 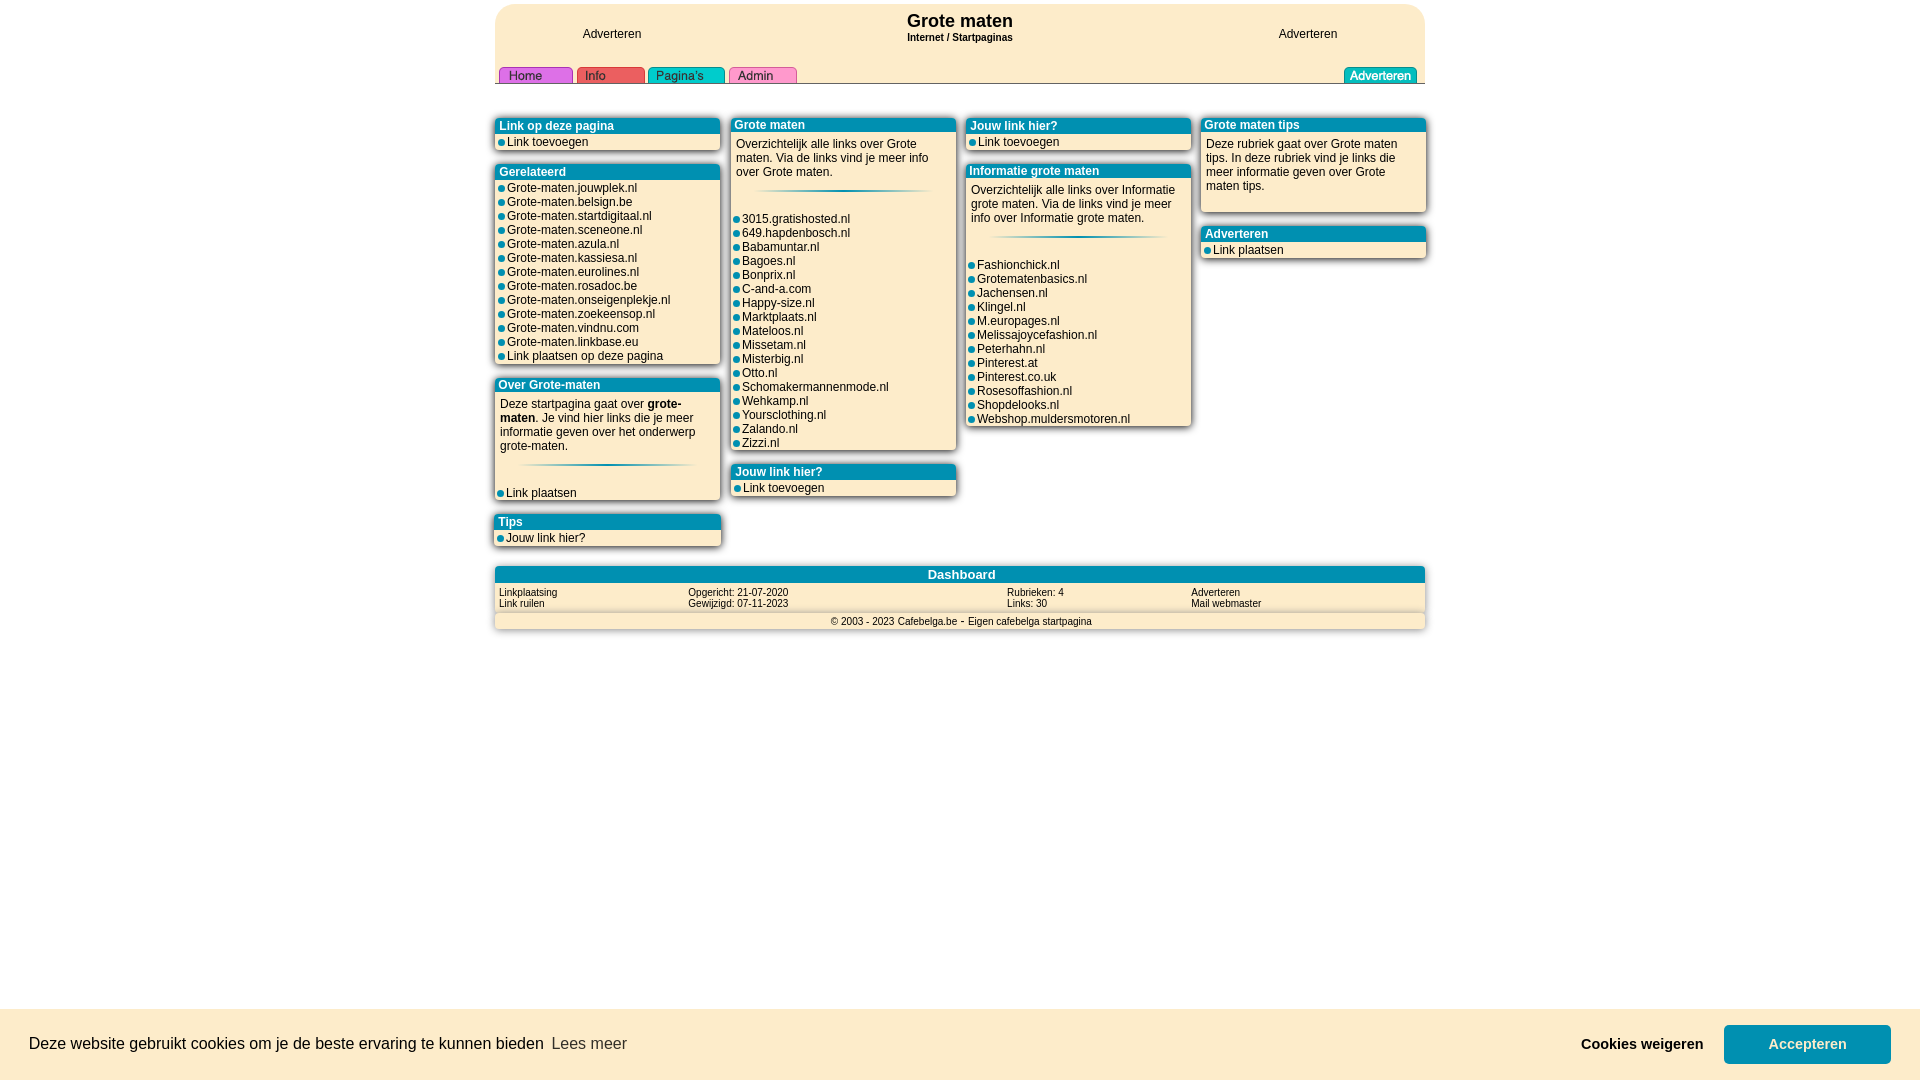 What do you see at coordinates (1052, 418) in the screenshot?
I see `'Webshop.muldersmotoren.nl'` at bounding box center [1052, 418].